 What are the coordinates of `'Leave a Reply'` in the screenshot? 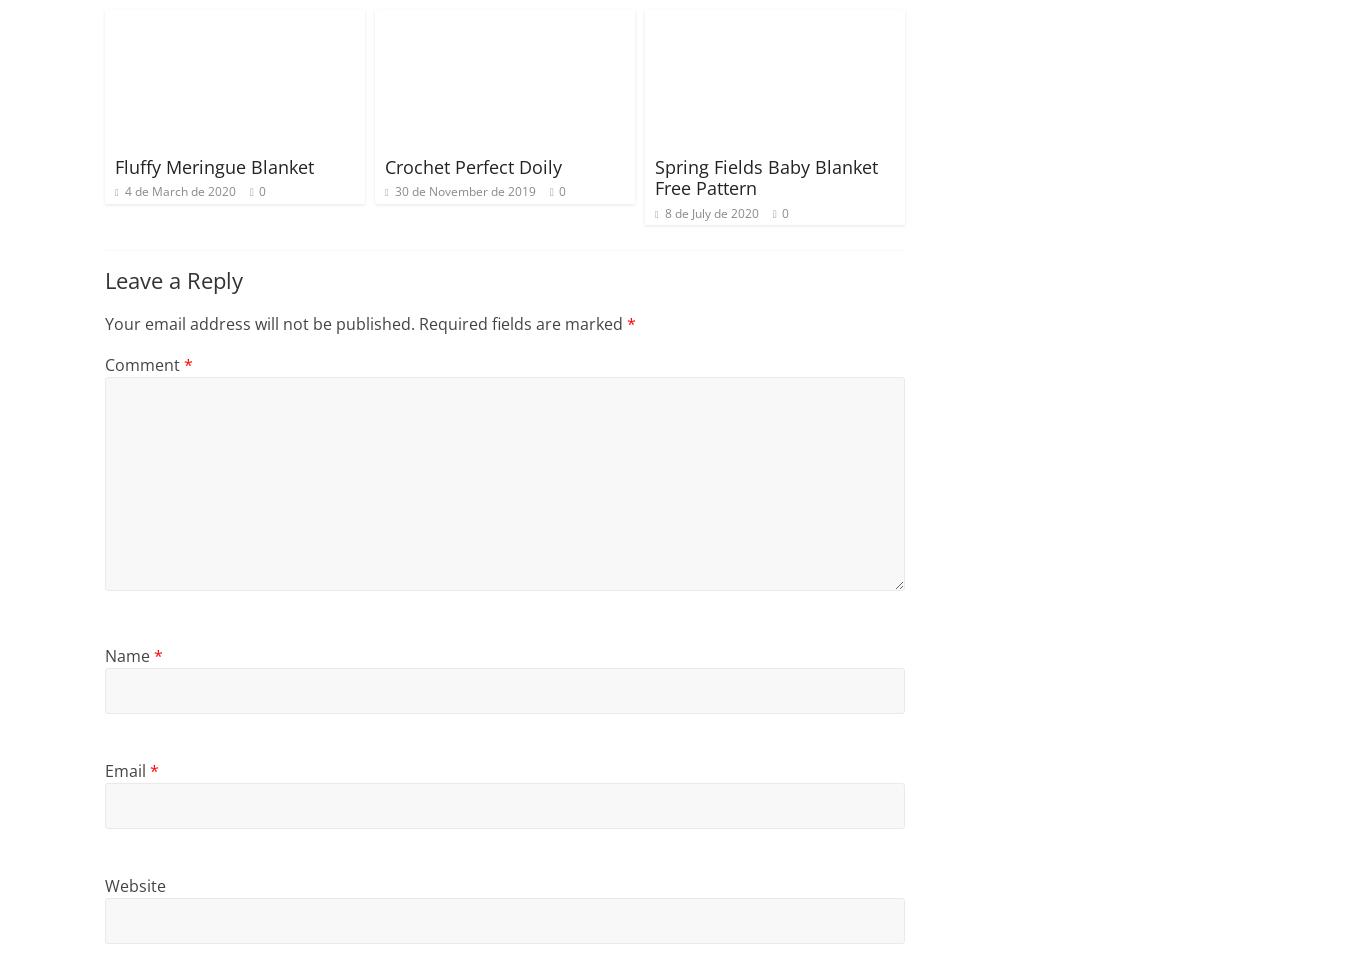 It's located at (174, 279).